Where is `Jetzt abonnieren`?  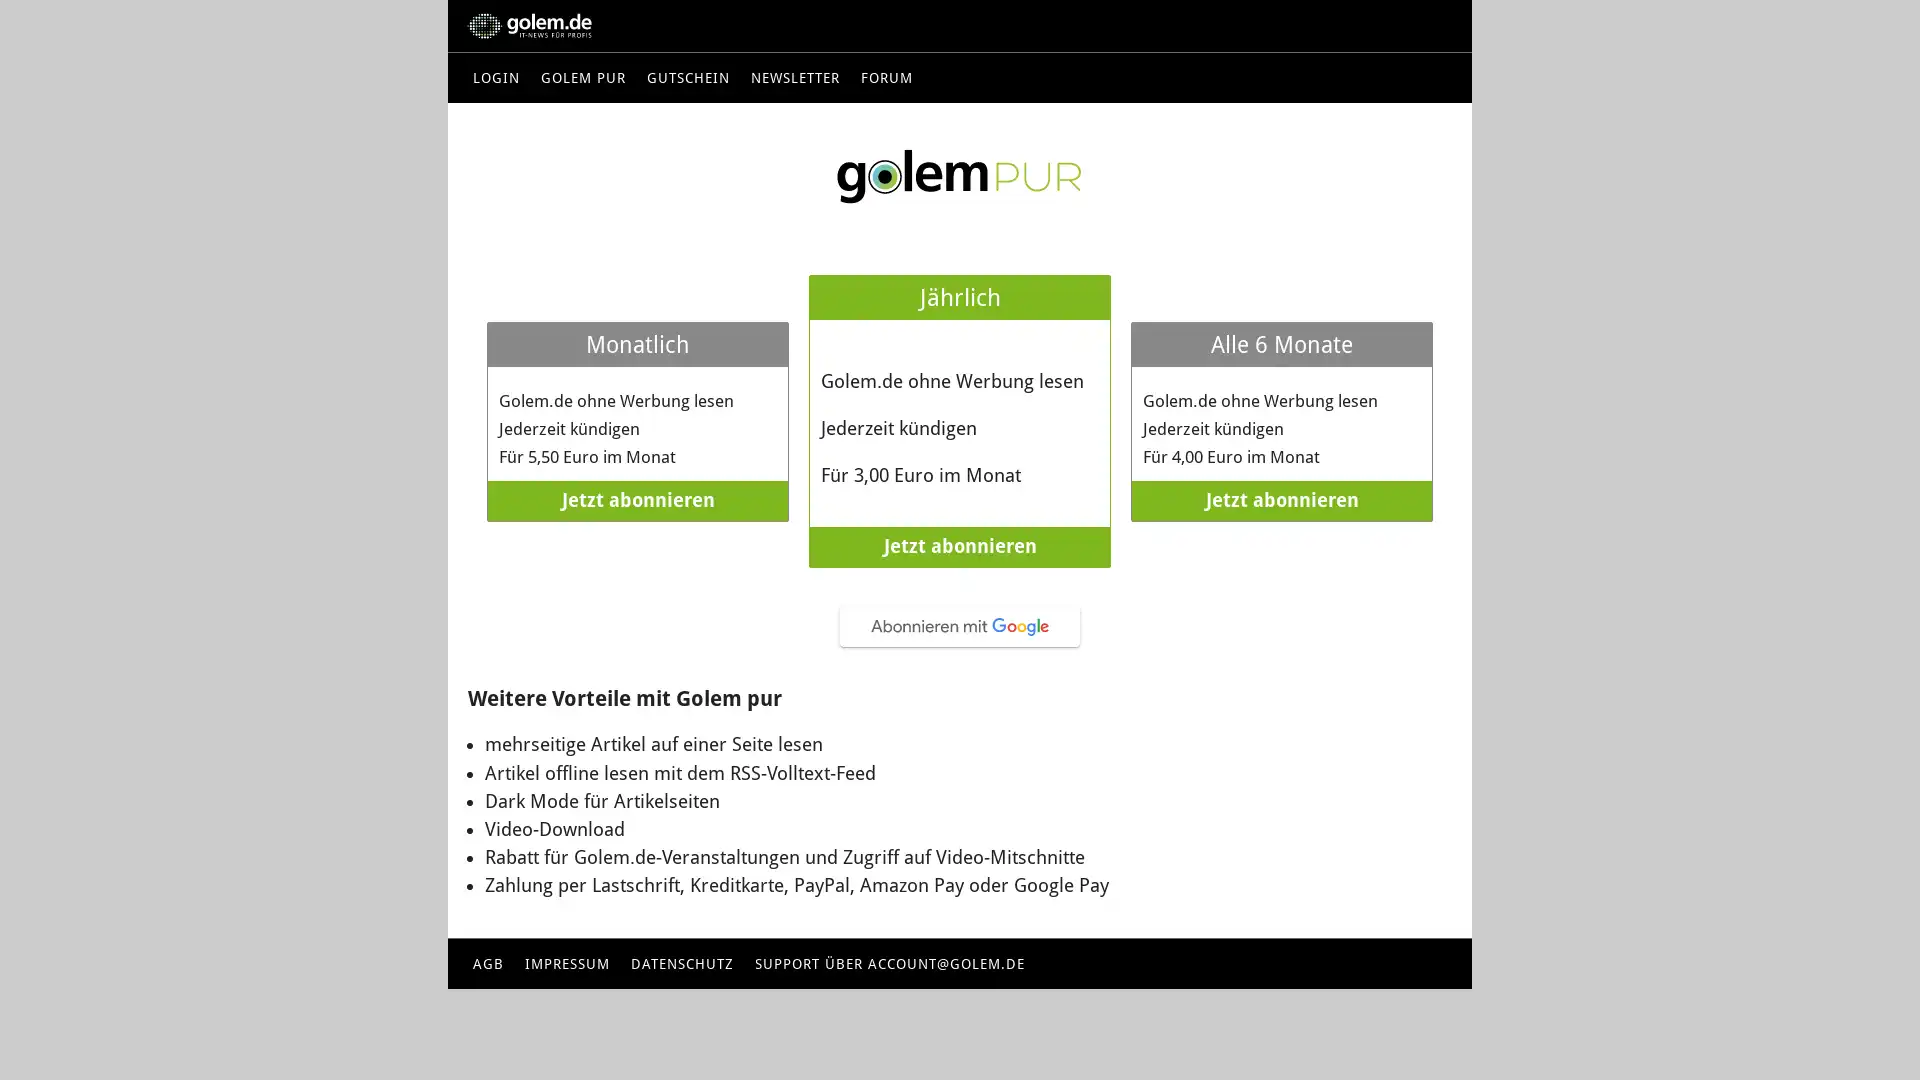 Jetzt abonnieren is located at coordinates (1281, 500).